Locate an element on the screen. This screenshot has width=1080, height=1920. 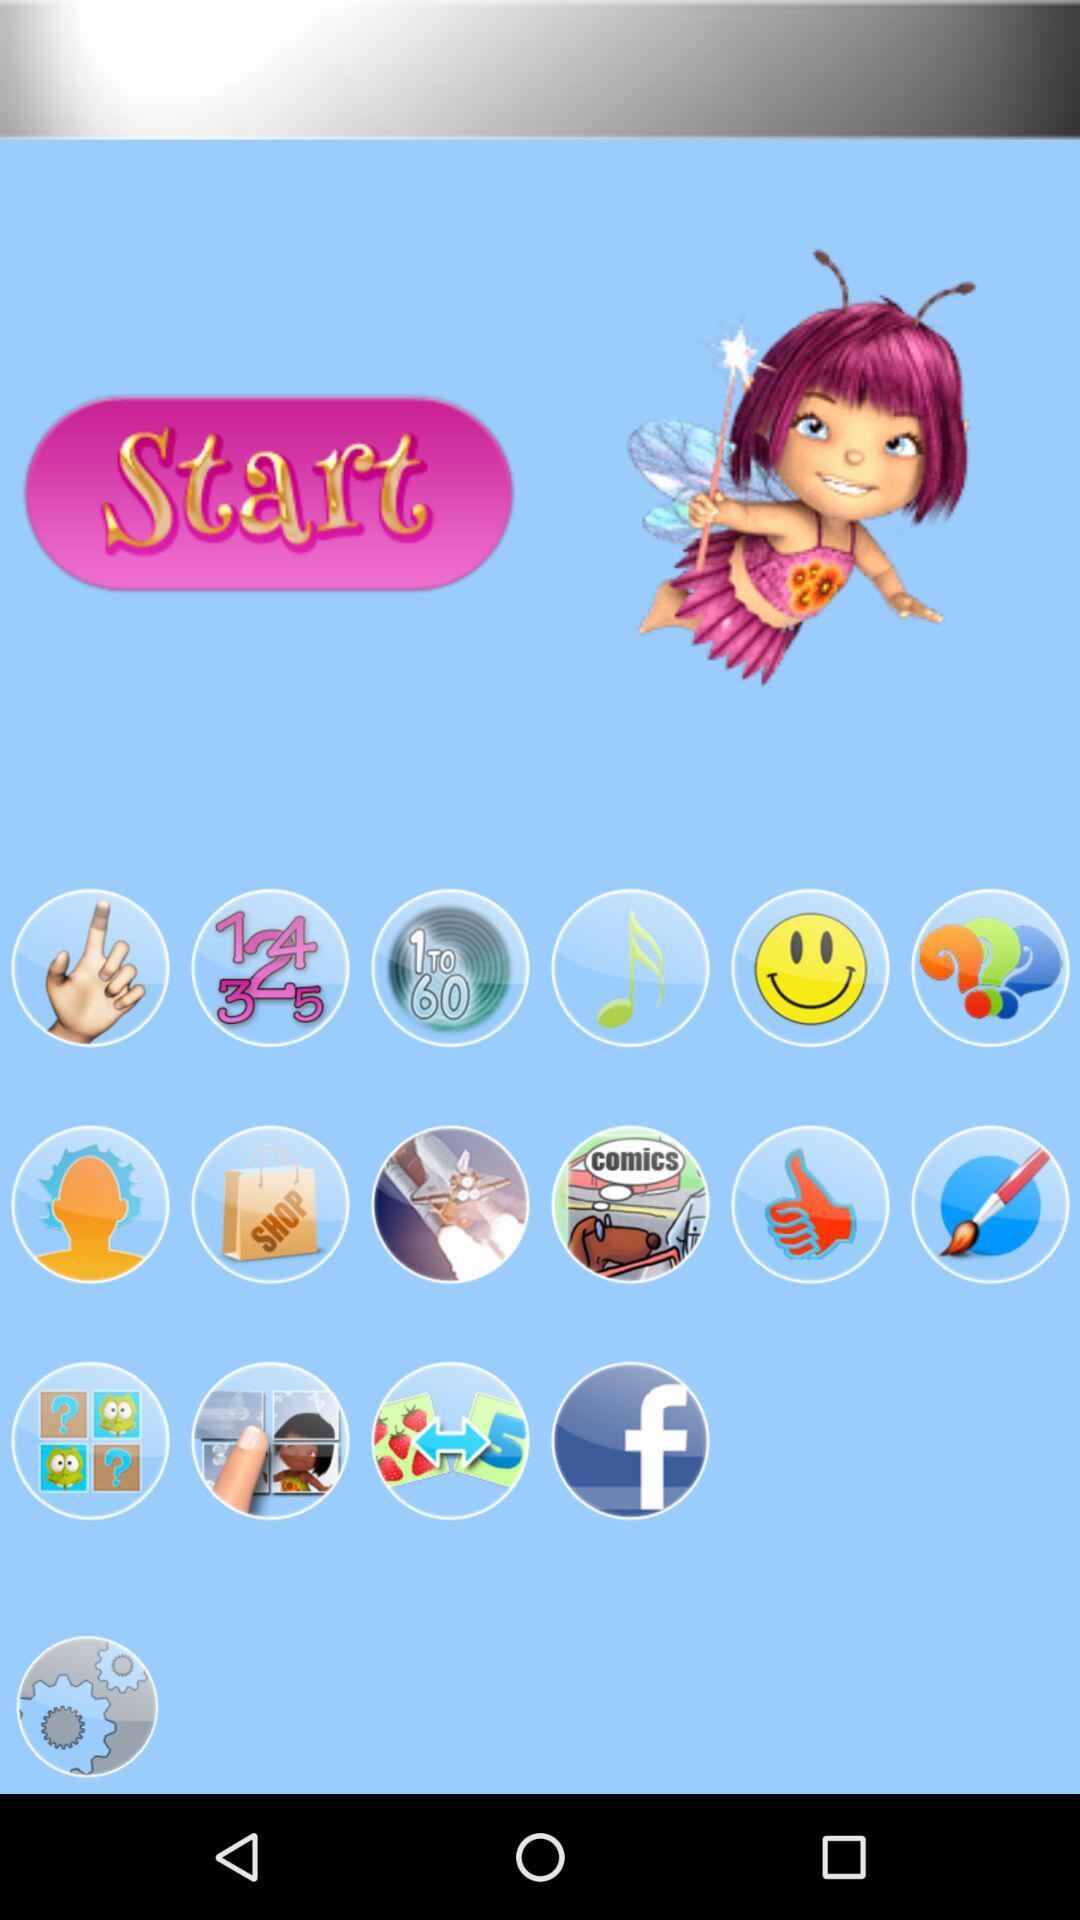
the 5th circular shaped emoji image from the web page is located at coordinates (810, 969).